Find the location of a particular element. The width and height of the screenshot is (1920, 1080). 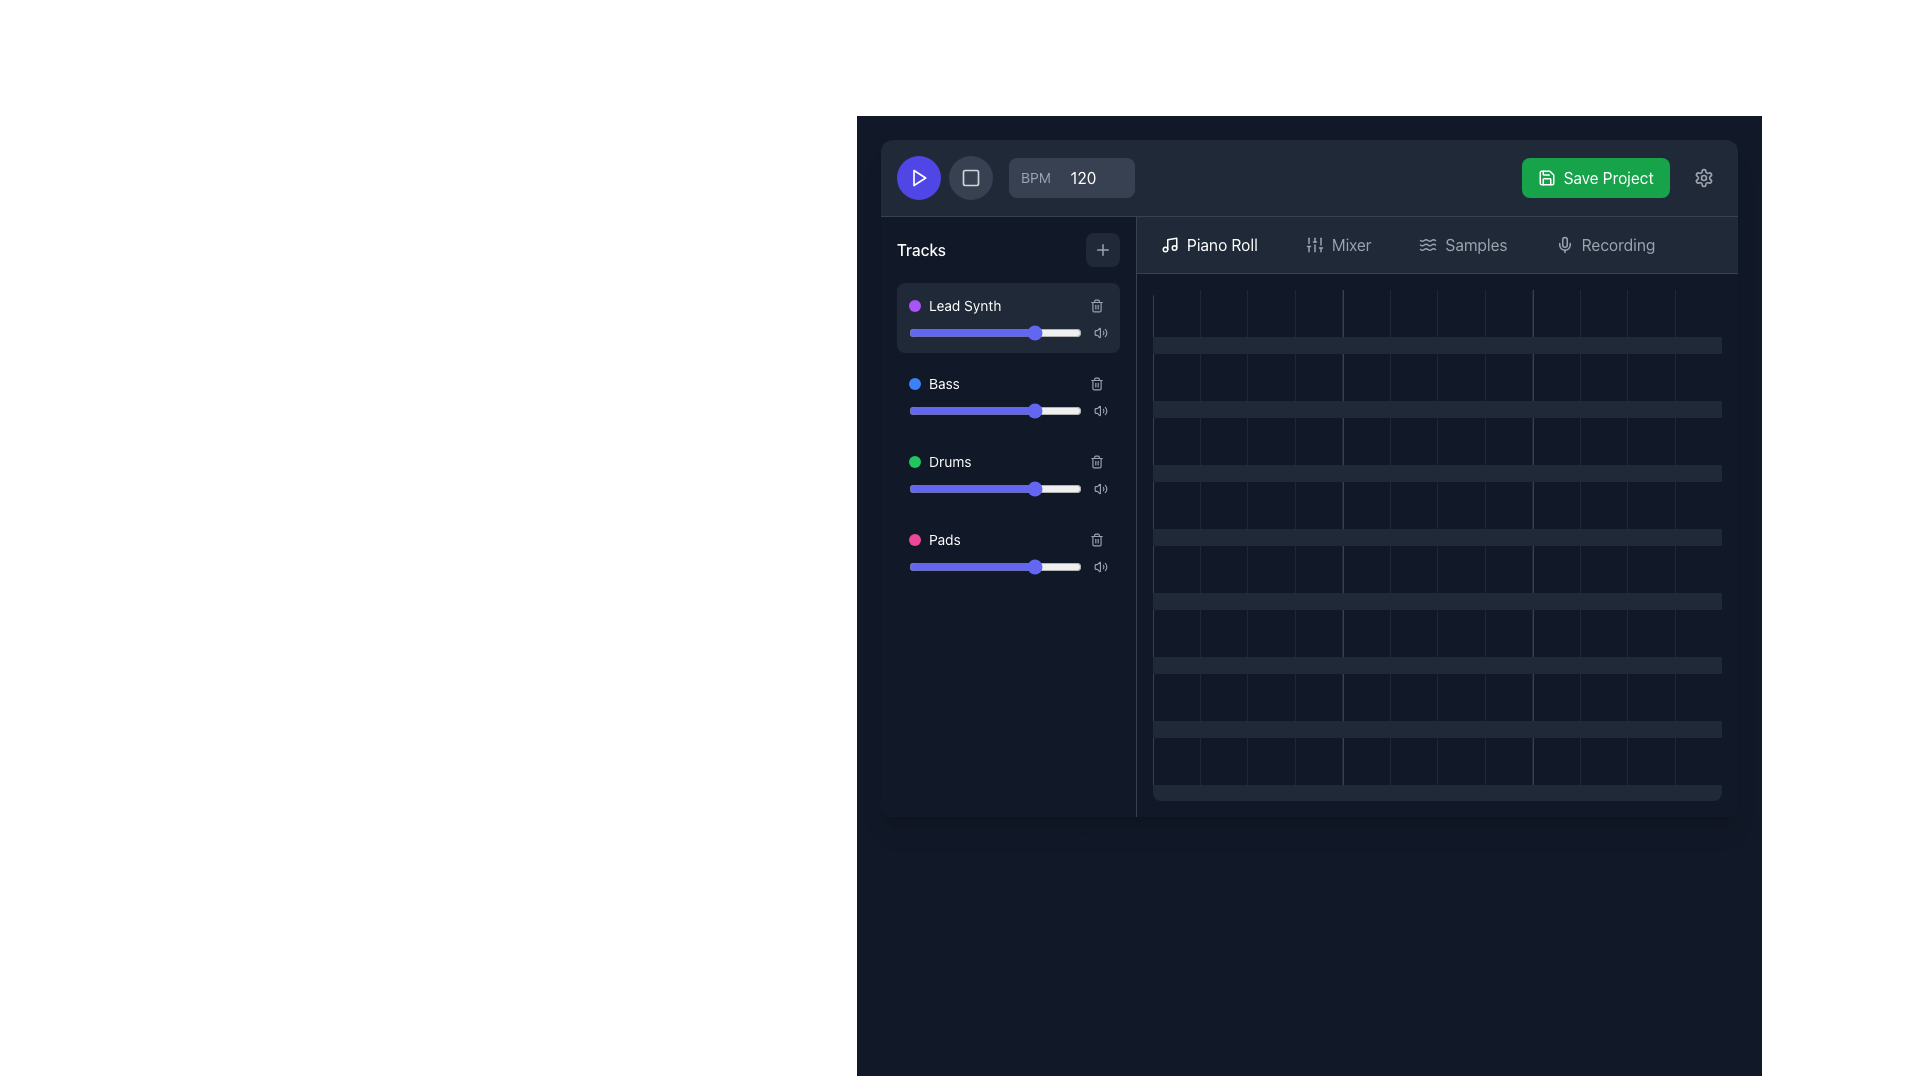

the square-shaped grid cell with a dark gray background located in the sixth column of the last row is located at coordinates (1412, 696).